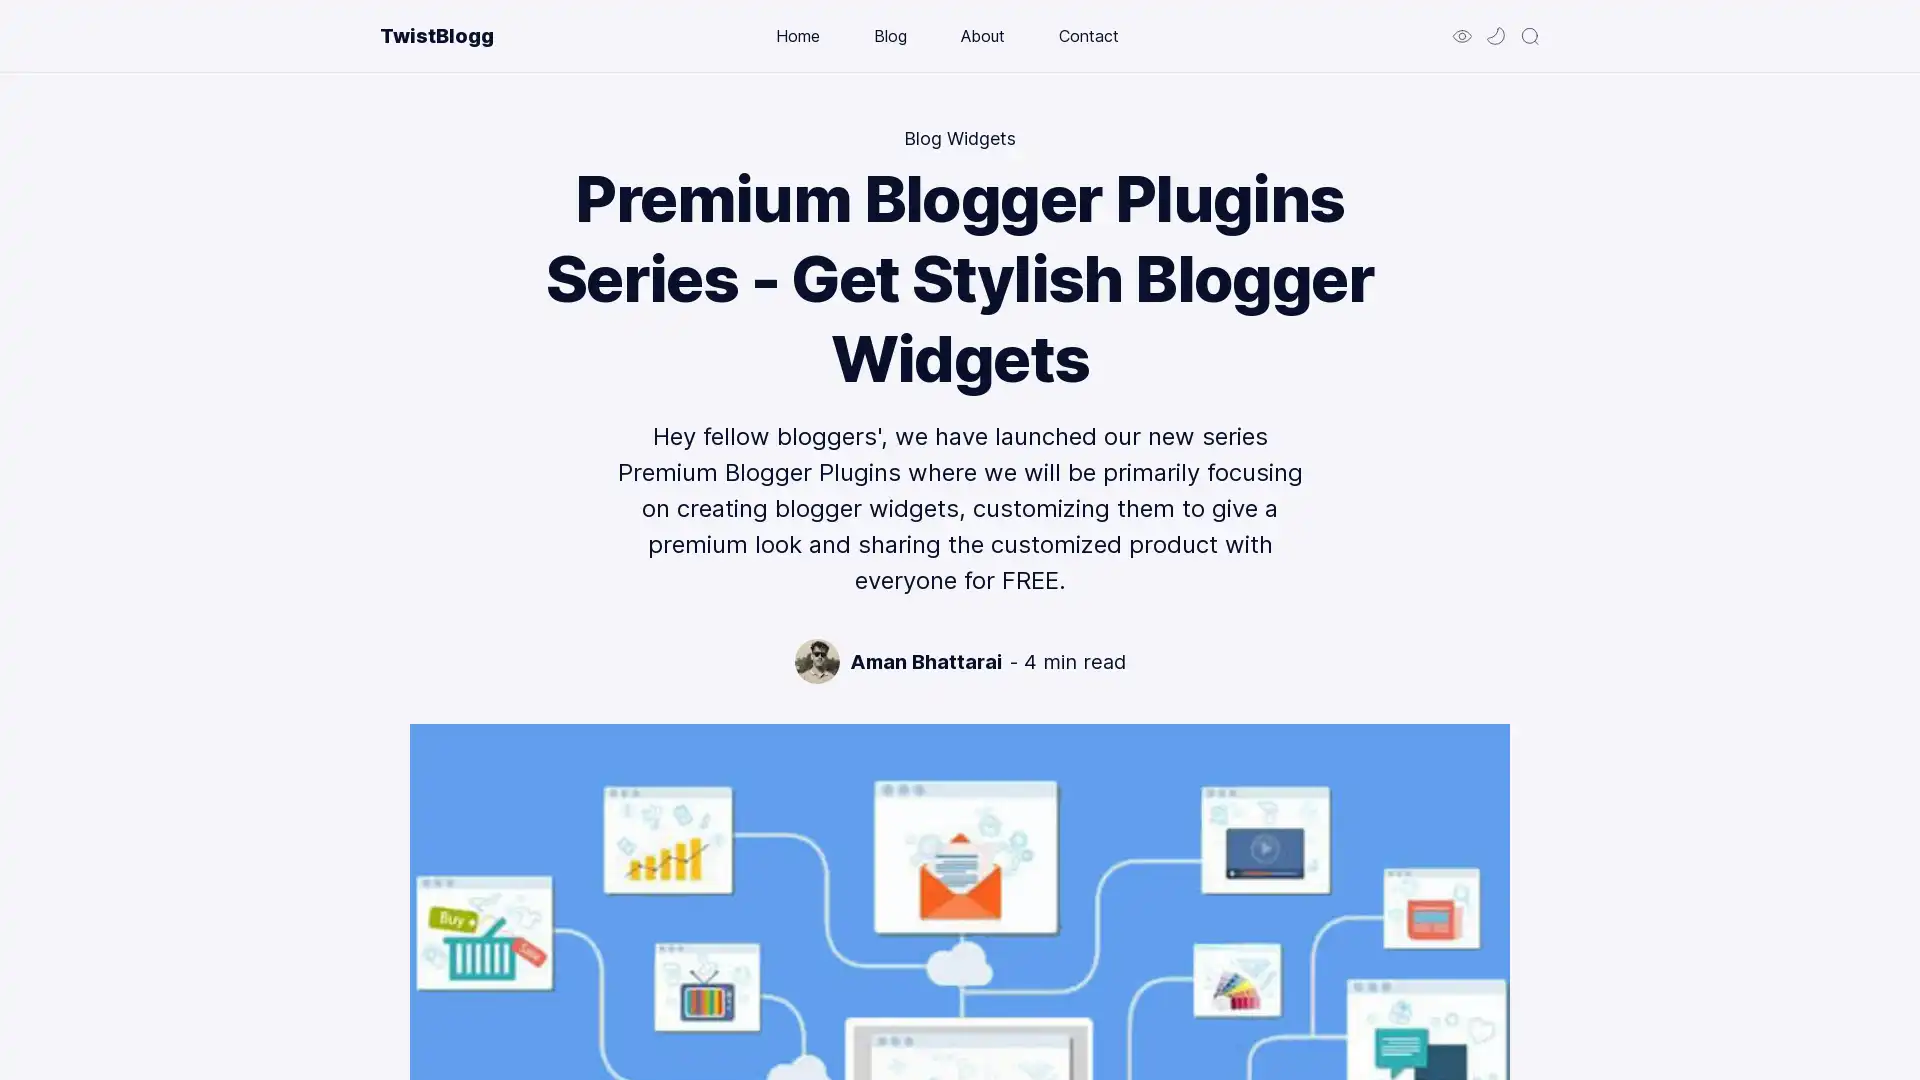  I want to click on Dark, so click(1496, 35).